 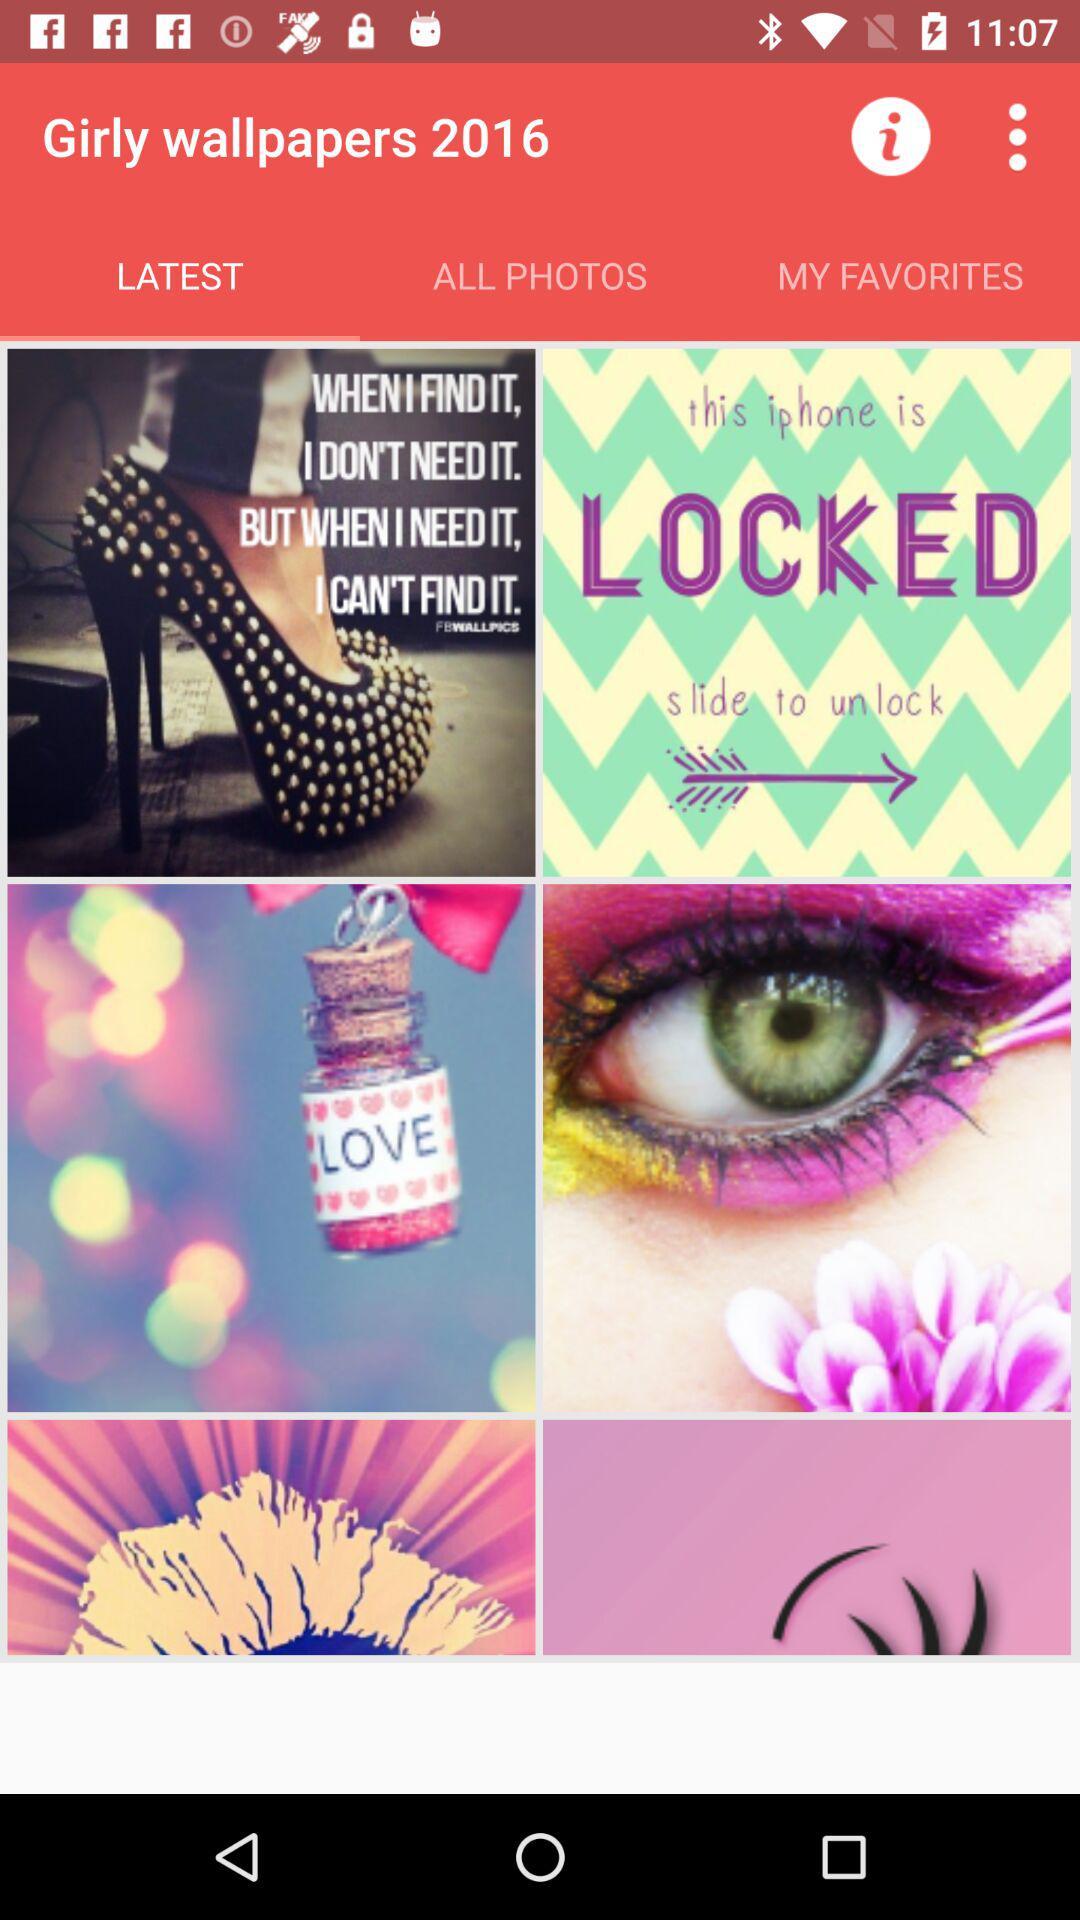 What do you see at coordinates (1017, 135) in the screenshot?
I see `share button` at bounding box center [1017, 135].